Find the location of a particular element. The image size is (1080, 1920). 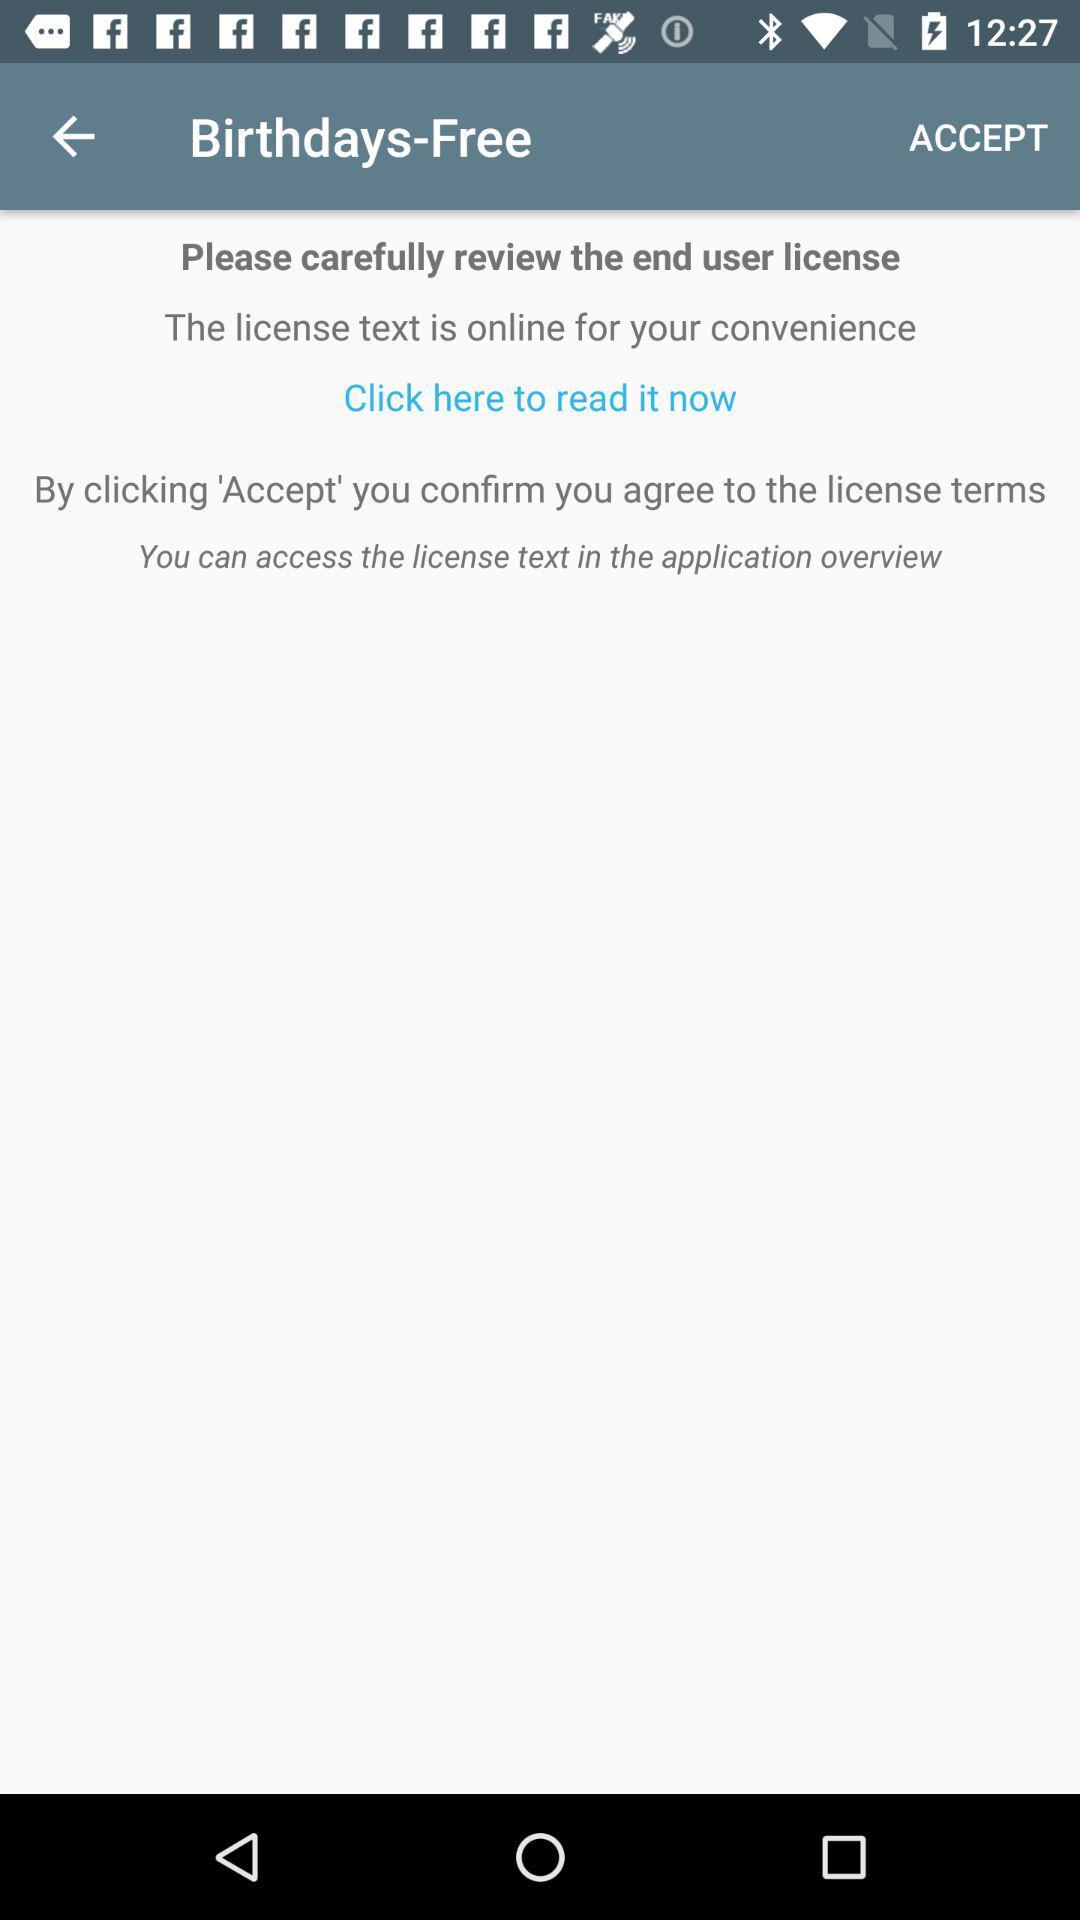

the icon above please carefully review item is located at coordinates (72, 135).